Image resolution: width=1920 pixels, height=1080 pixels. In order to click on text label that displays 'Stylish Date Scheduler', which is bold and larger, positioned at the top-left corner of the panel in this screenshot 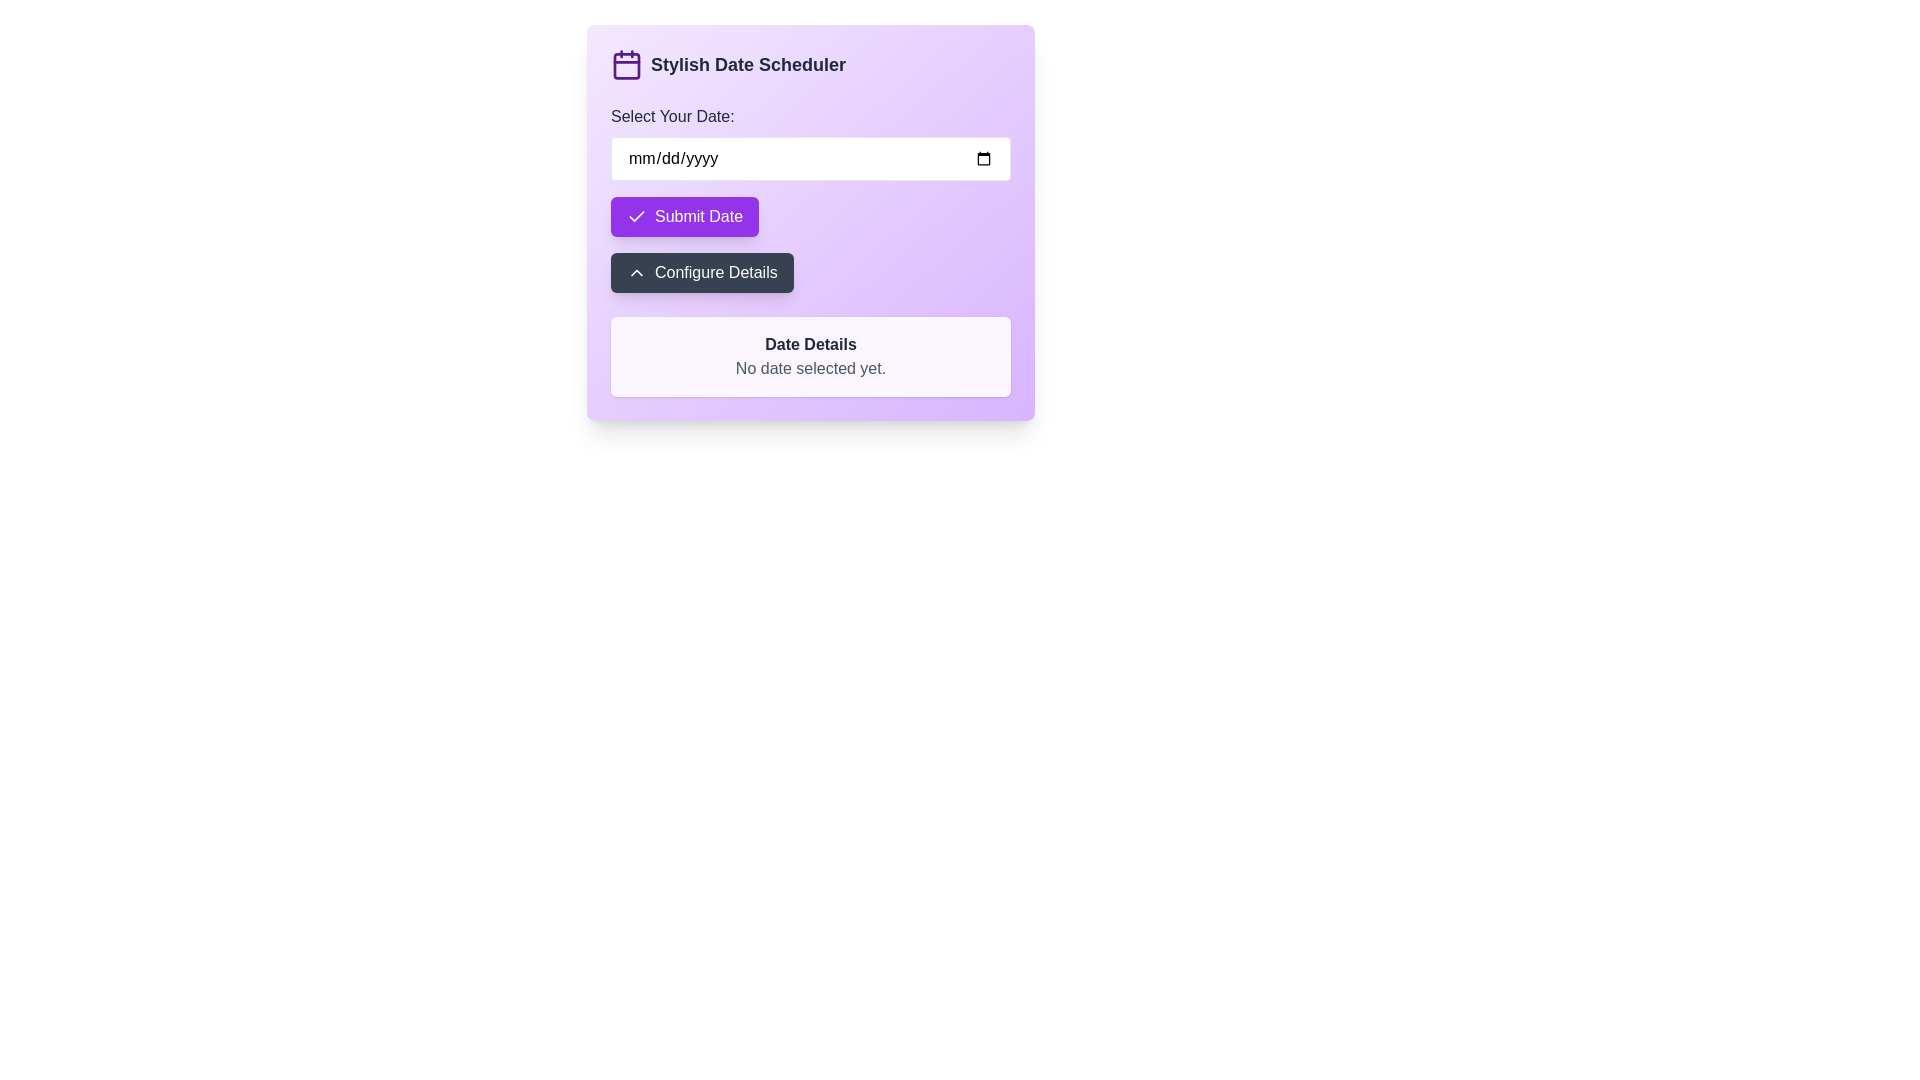, I will do `click(747, 64)`.